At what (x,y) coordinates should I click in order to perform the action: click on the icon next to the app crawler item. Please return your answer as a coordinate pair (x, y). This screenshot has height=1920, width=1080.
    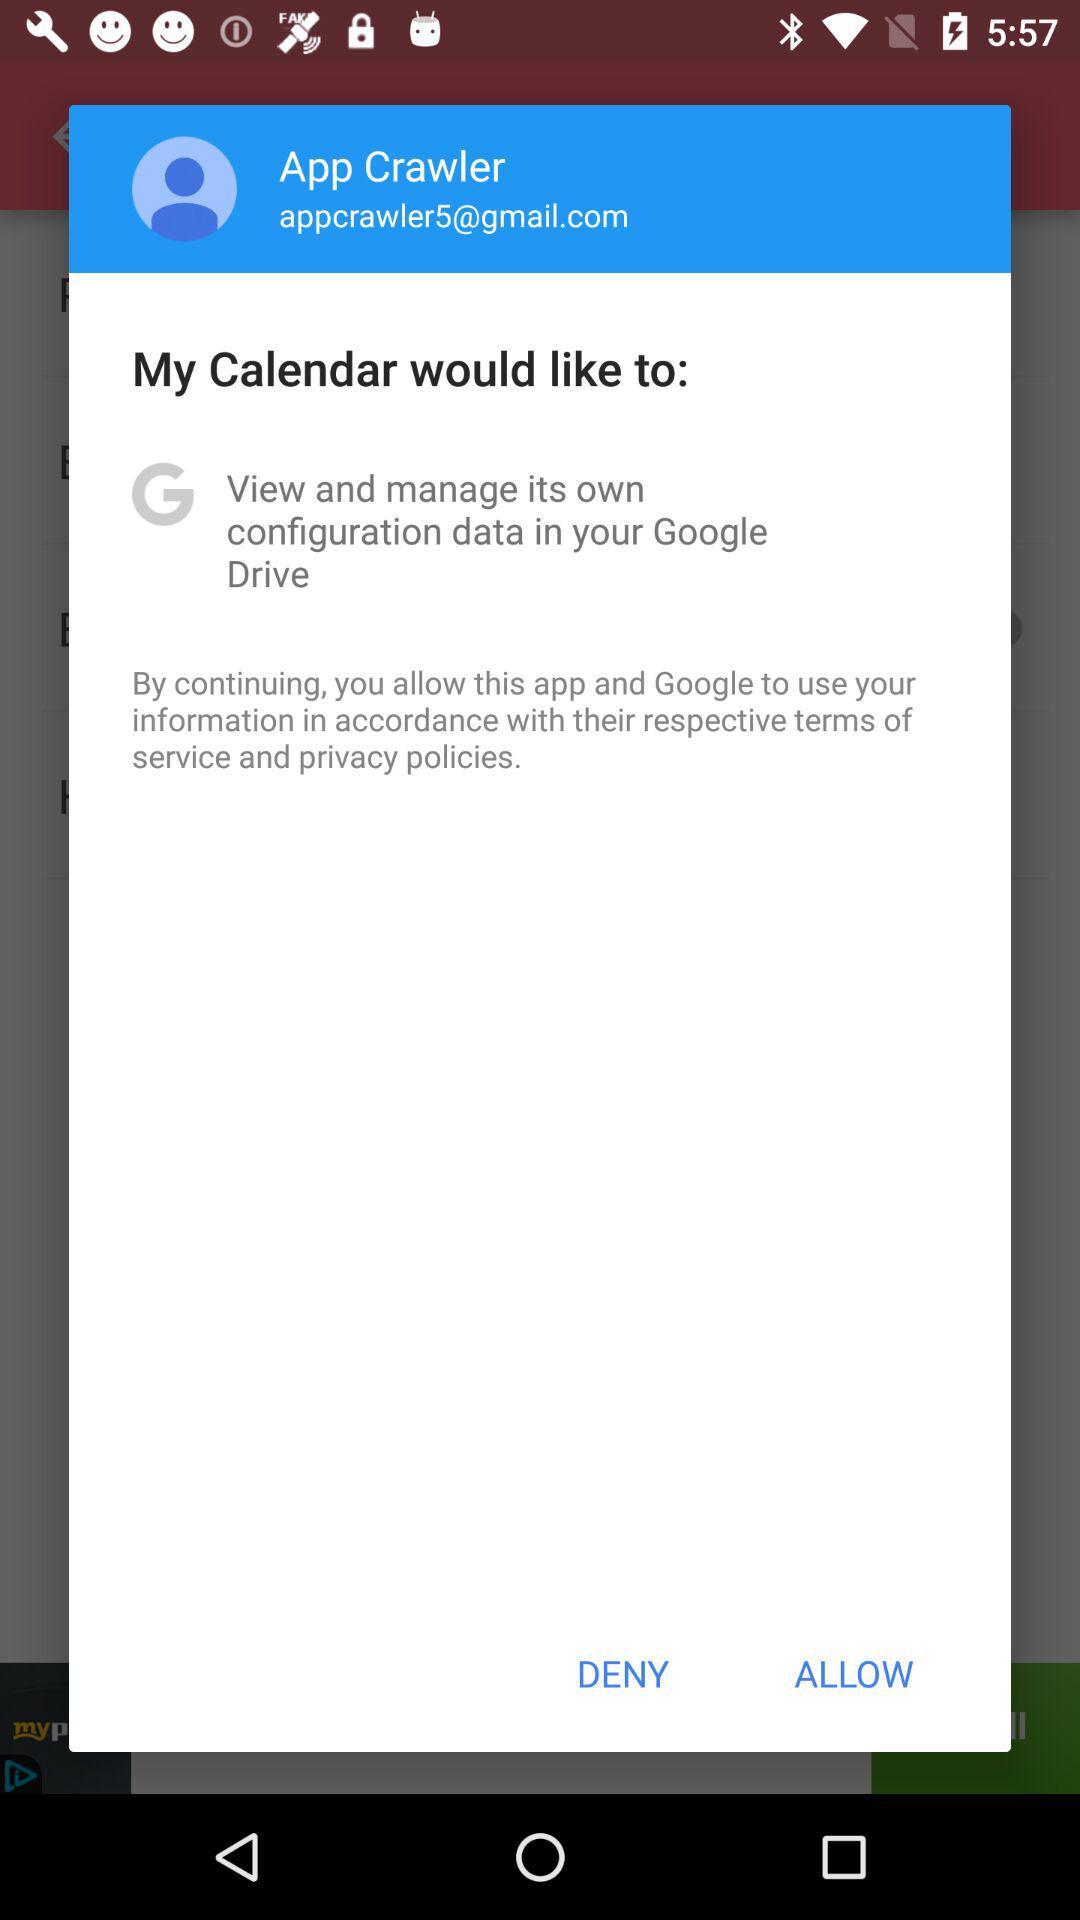
    Looking at the image, I should click on (184, 188).